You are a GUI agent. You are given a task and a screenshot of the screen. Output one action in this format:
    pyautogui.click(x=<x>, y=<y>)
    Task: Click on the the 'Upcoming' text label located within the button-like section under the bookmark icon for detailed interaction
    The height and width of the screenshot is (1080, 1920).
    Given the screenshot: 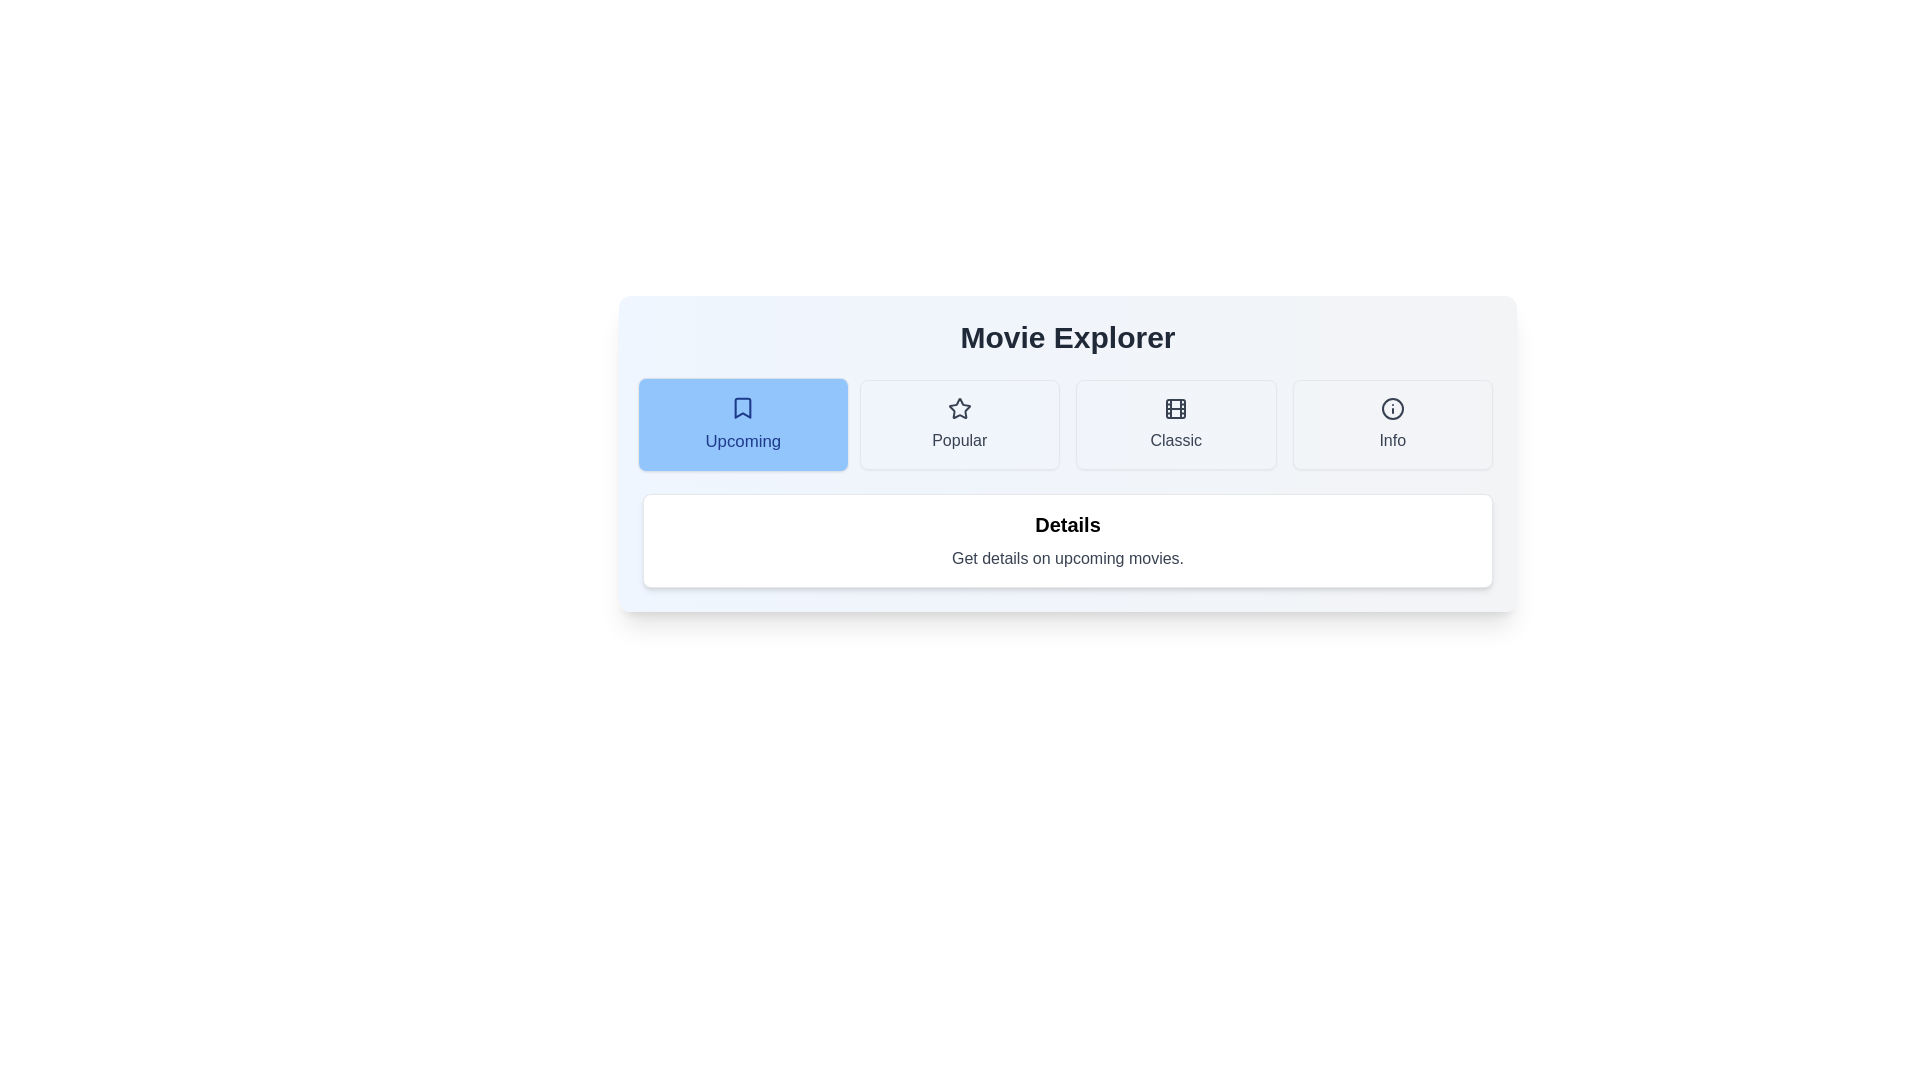 What is the action you would take?
    pyautogui.click(x=742, y=440)
    